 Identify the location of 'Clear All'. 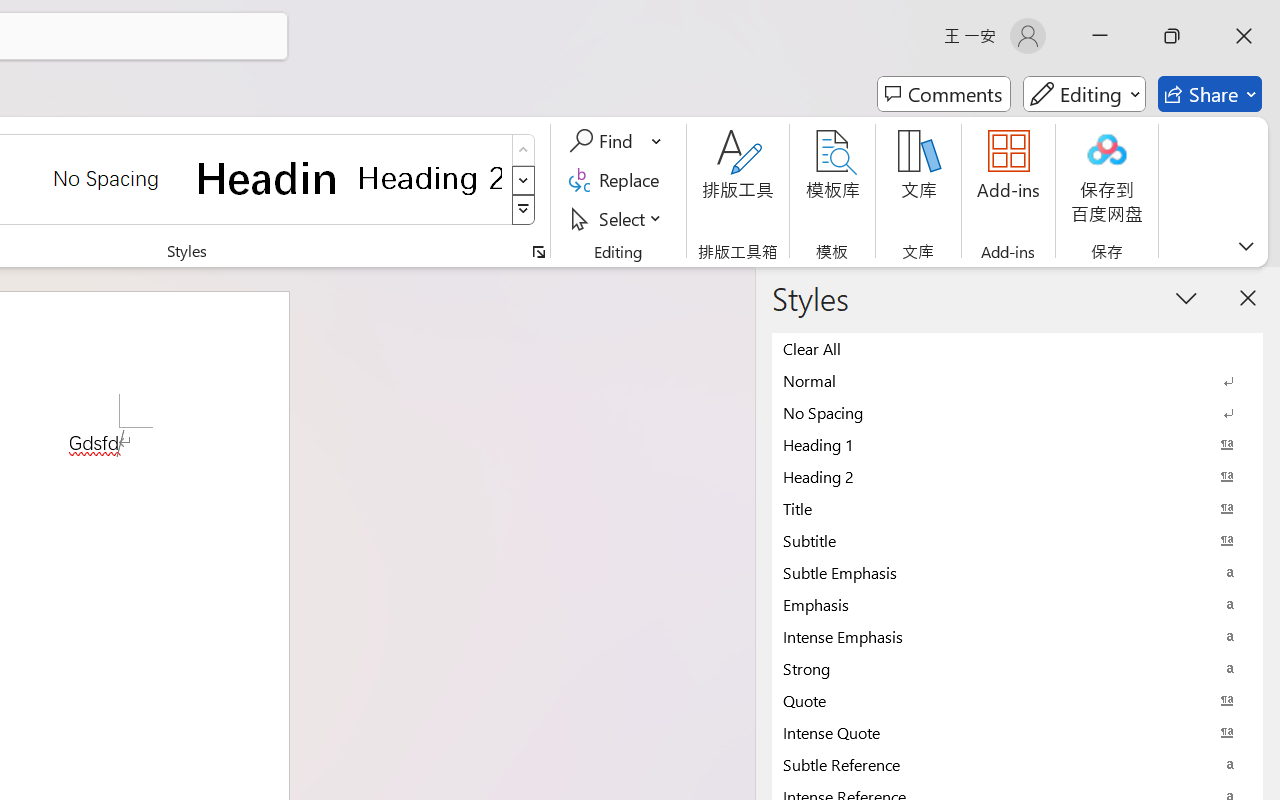
(1017, 348).